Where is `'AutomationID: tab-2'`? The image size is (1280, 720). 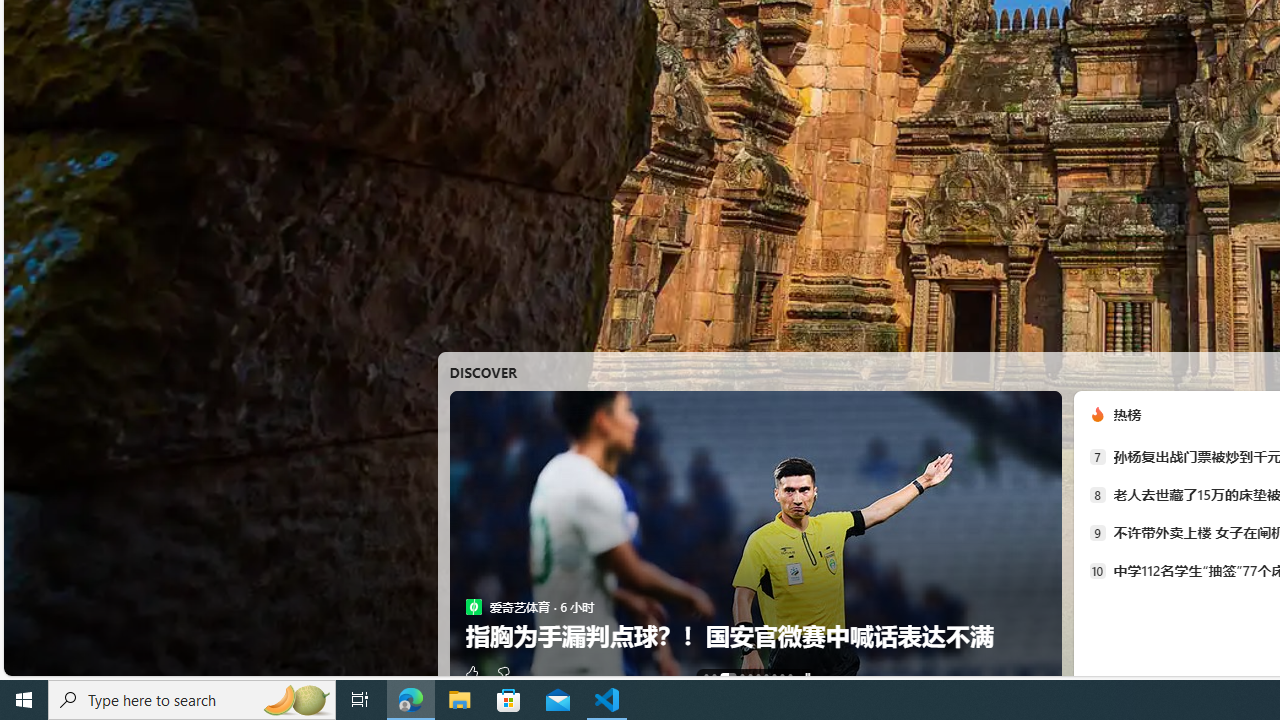 'AutomationID: tab-2' is located at coordinates (727, 675).